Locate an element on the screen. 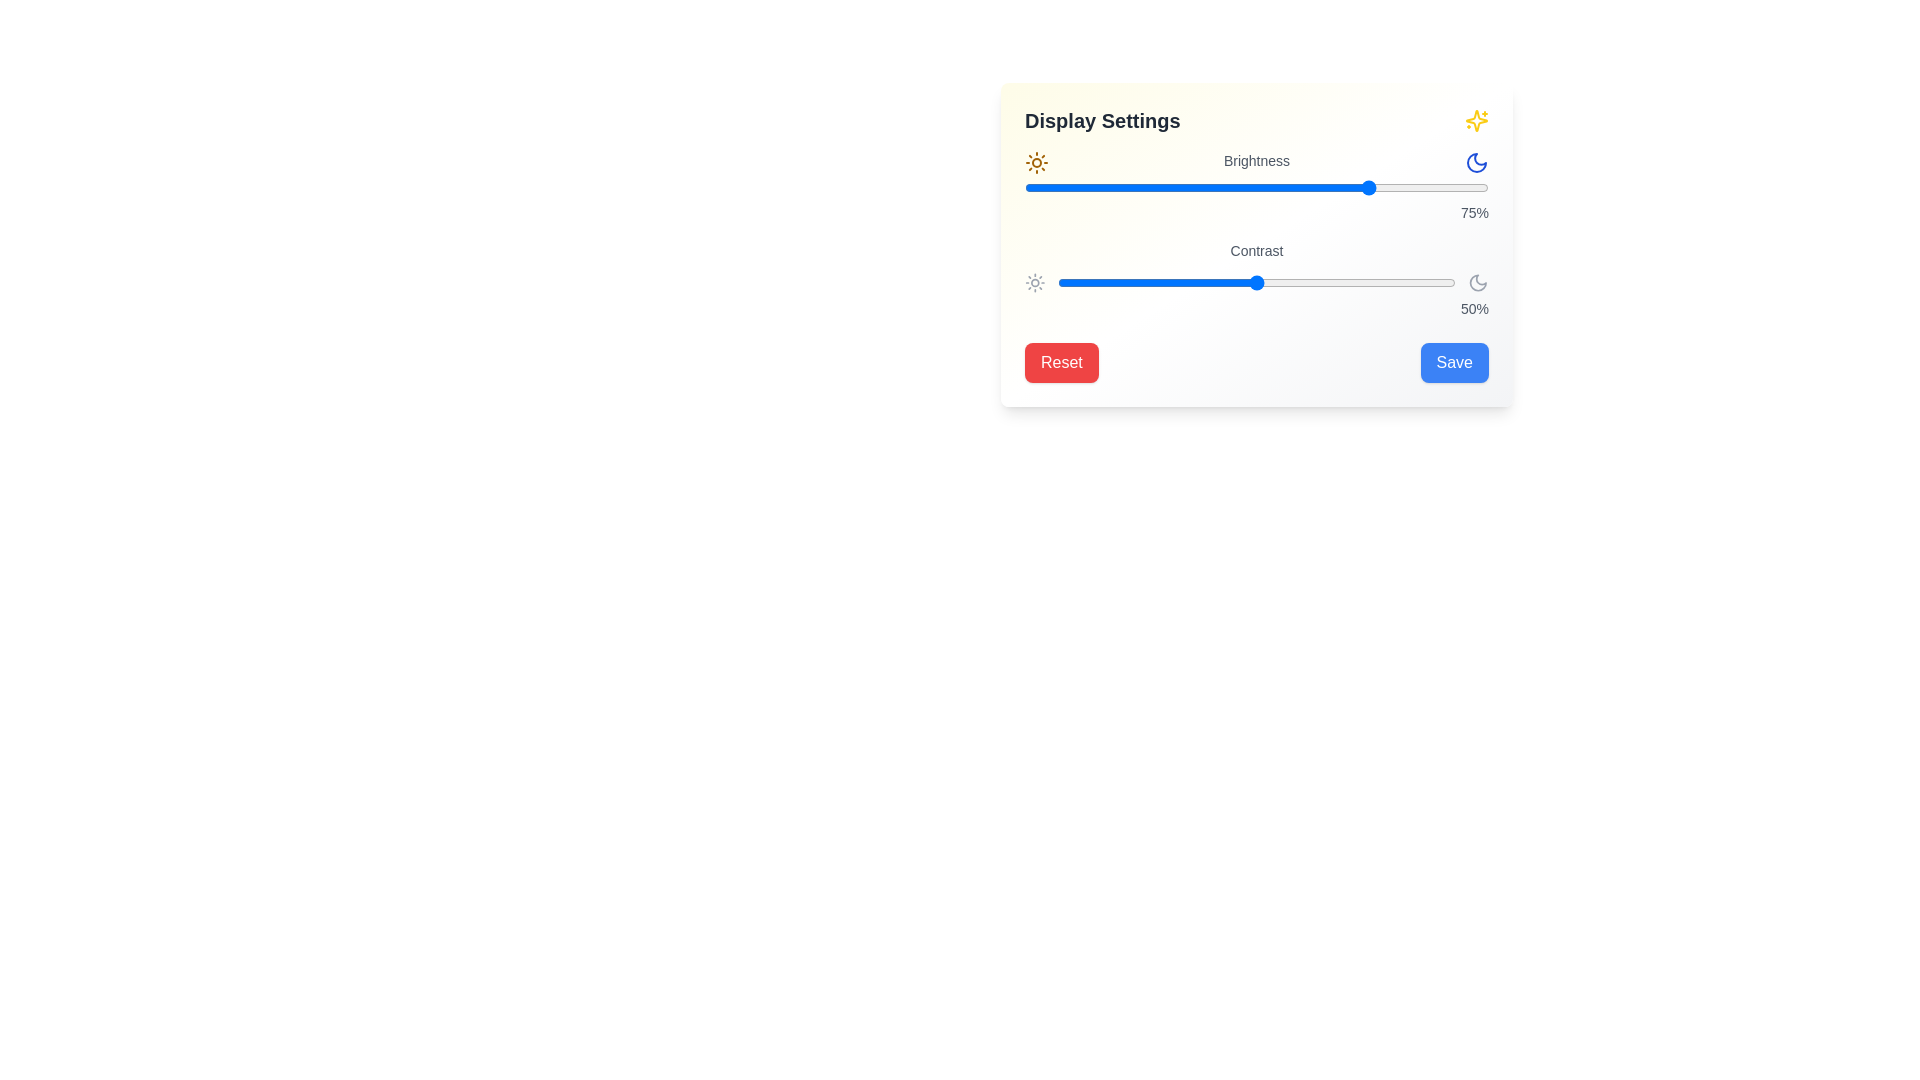 Image resolution: width=1920 pixels, height=1080 pixels. the contrast level is located at coordinates (1211, 282).